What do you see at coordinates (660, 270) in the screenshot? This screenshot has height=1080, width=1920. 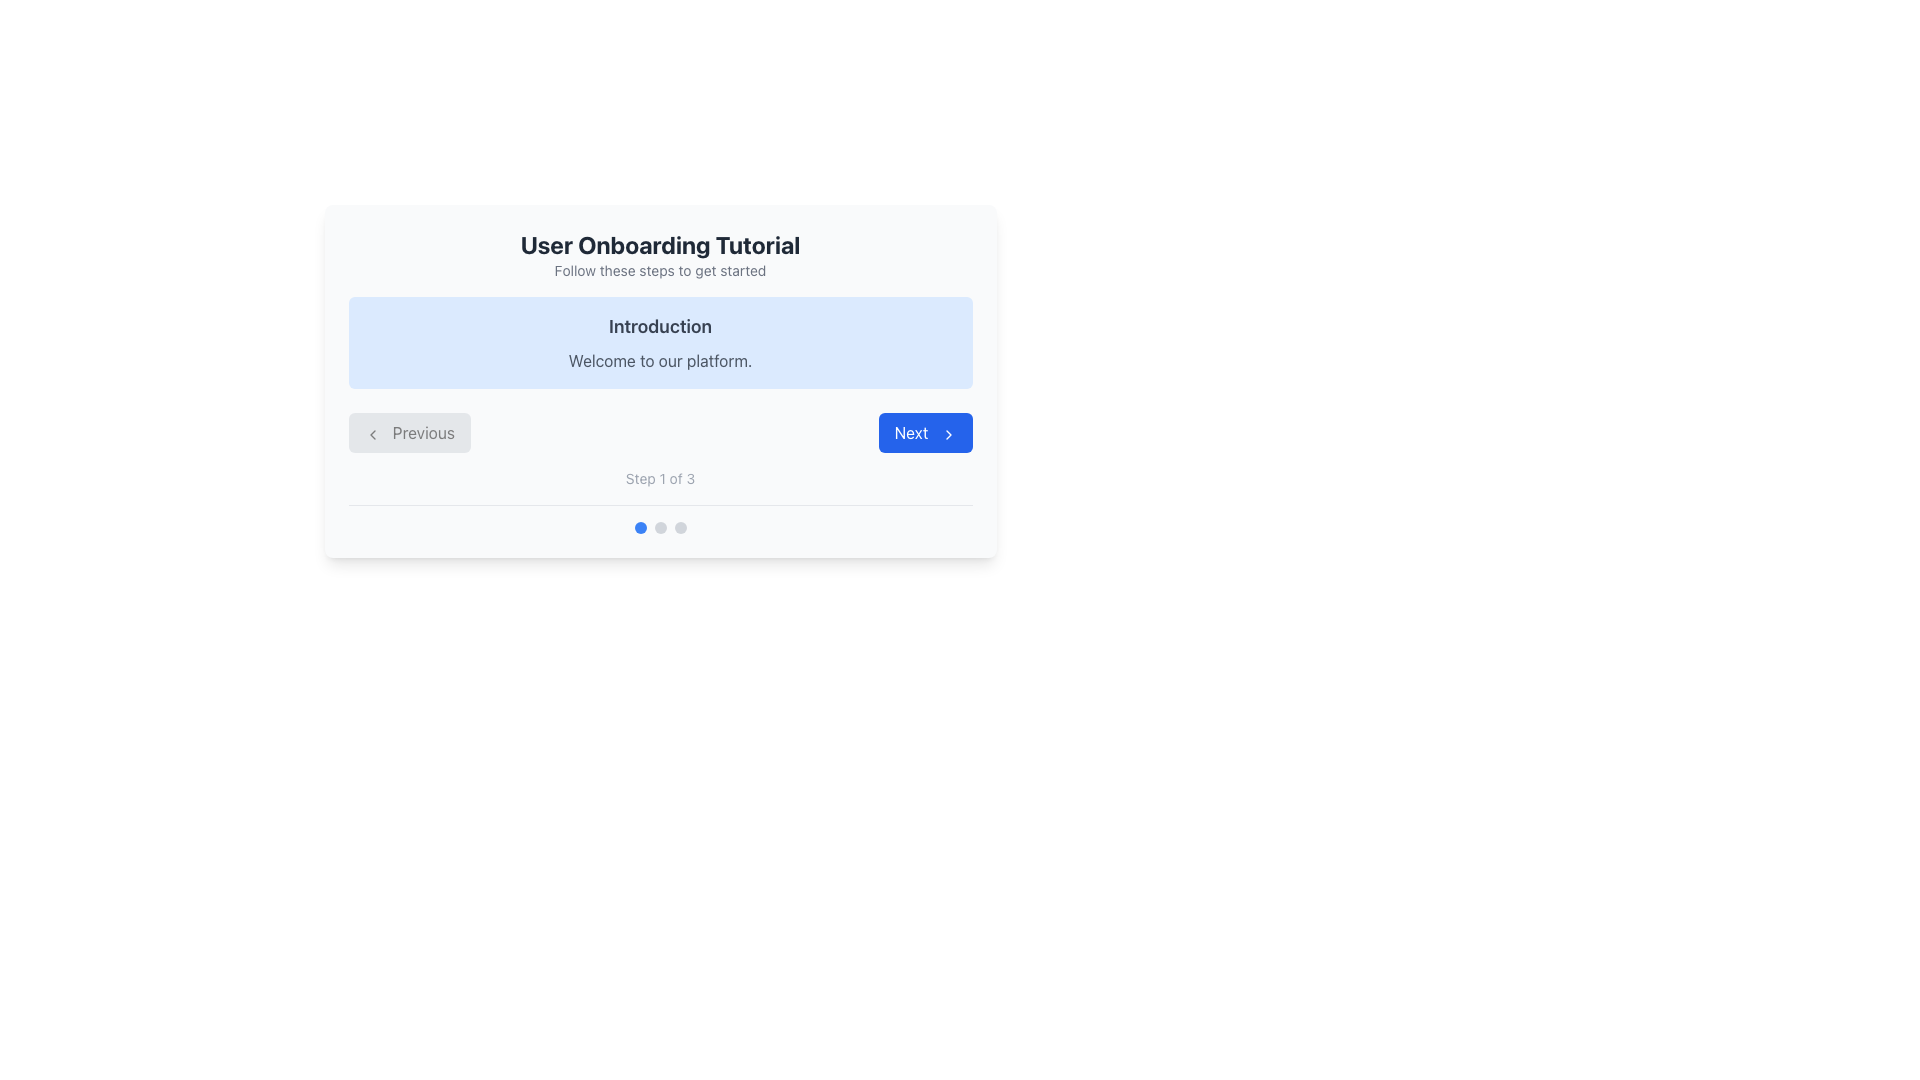 I see `instructional text content of the Text Label located below the title 'User Onboarding Tutorial'` at bounding box center [660, 270].